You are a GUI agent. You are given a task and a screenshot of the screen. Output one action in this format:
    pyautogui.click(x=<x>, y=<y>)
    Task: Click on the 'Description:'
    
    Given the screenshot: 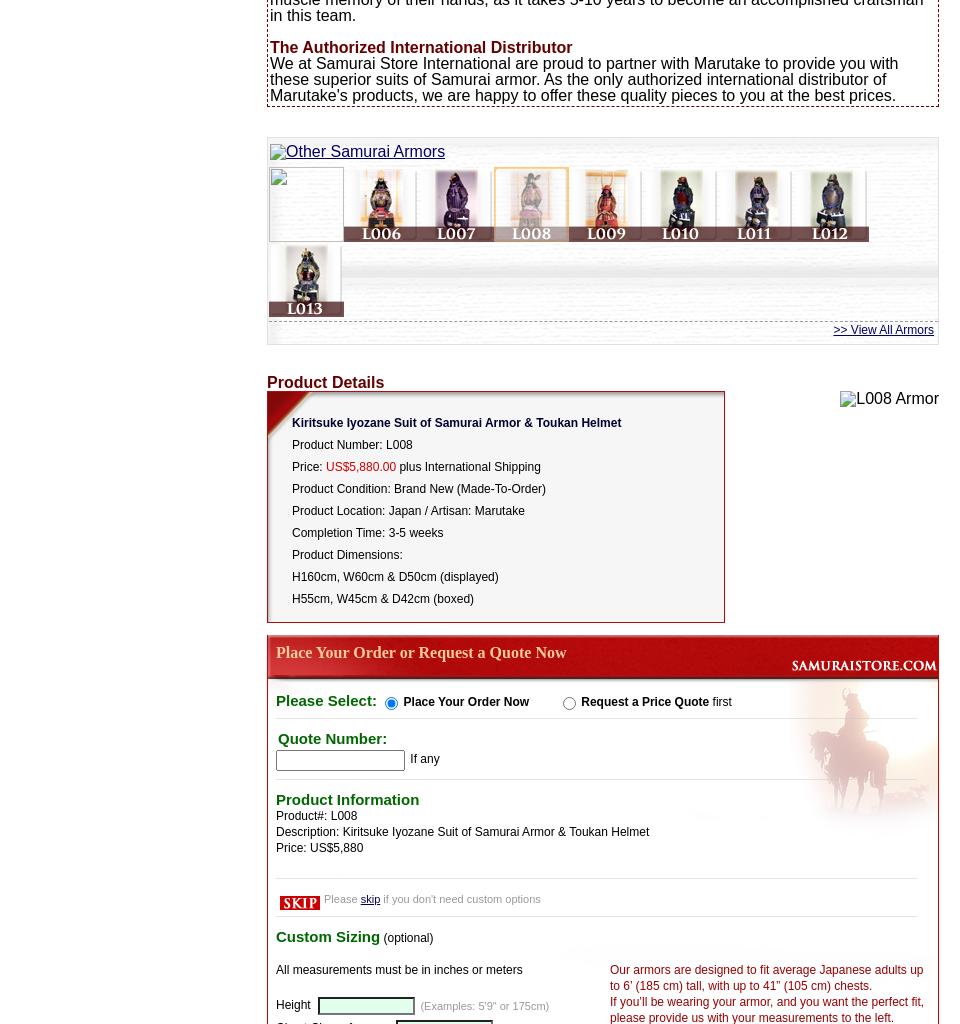 What is the action you would take?
    pyautogui.click(x=309, y=829)
    